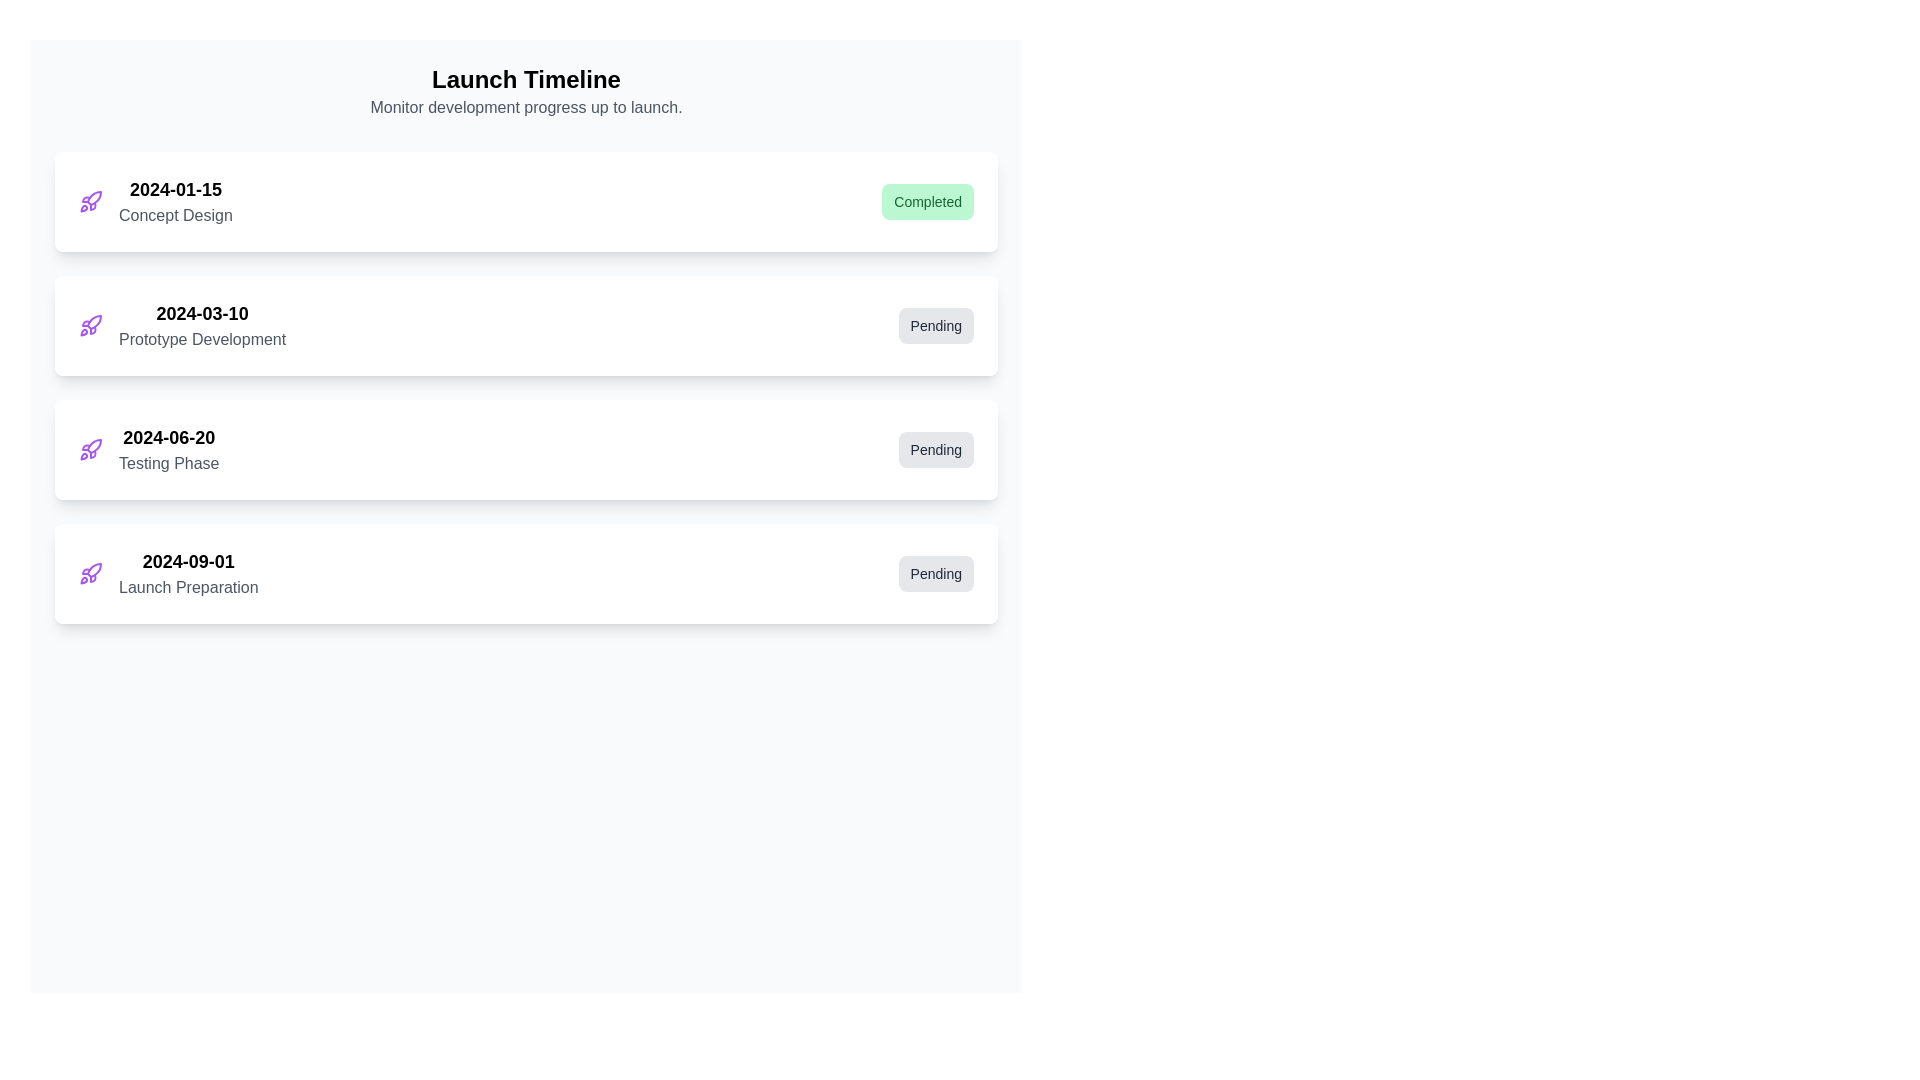  What do you see at coordinates (175, 189) in the screenshot?
I see `date text '2024-01-15' displayed in bold at the top left of the rectangular box in the vertical timeline layout` at bounding box center [175, 189].